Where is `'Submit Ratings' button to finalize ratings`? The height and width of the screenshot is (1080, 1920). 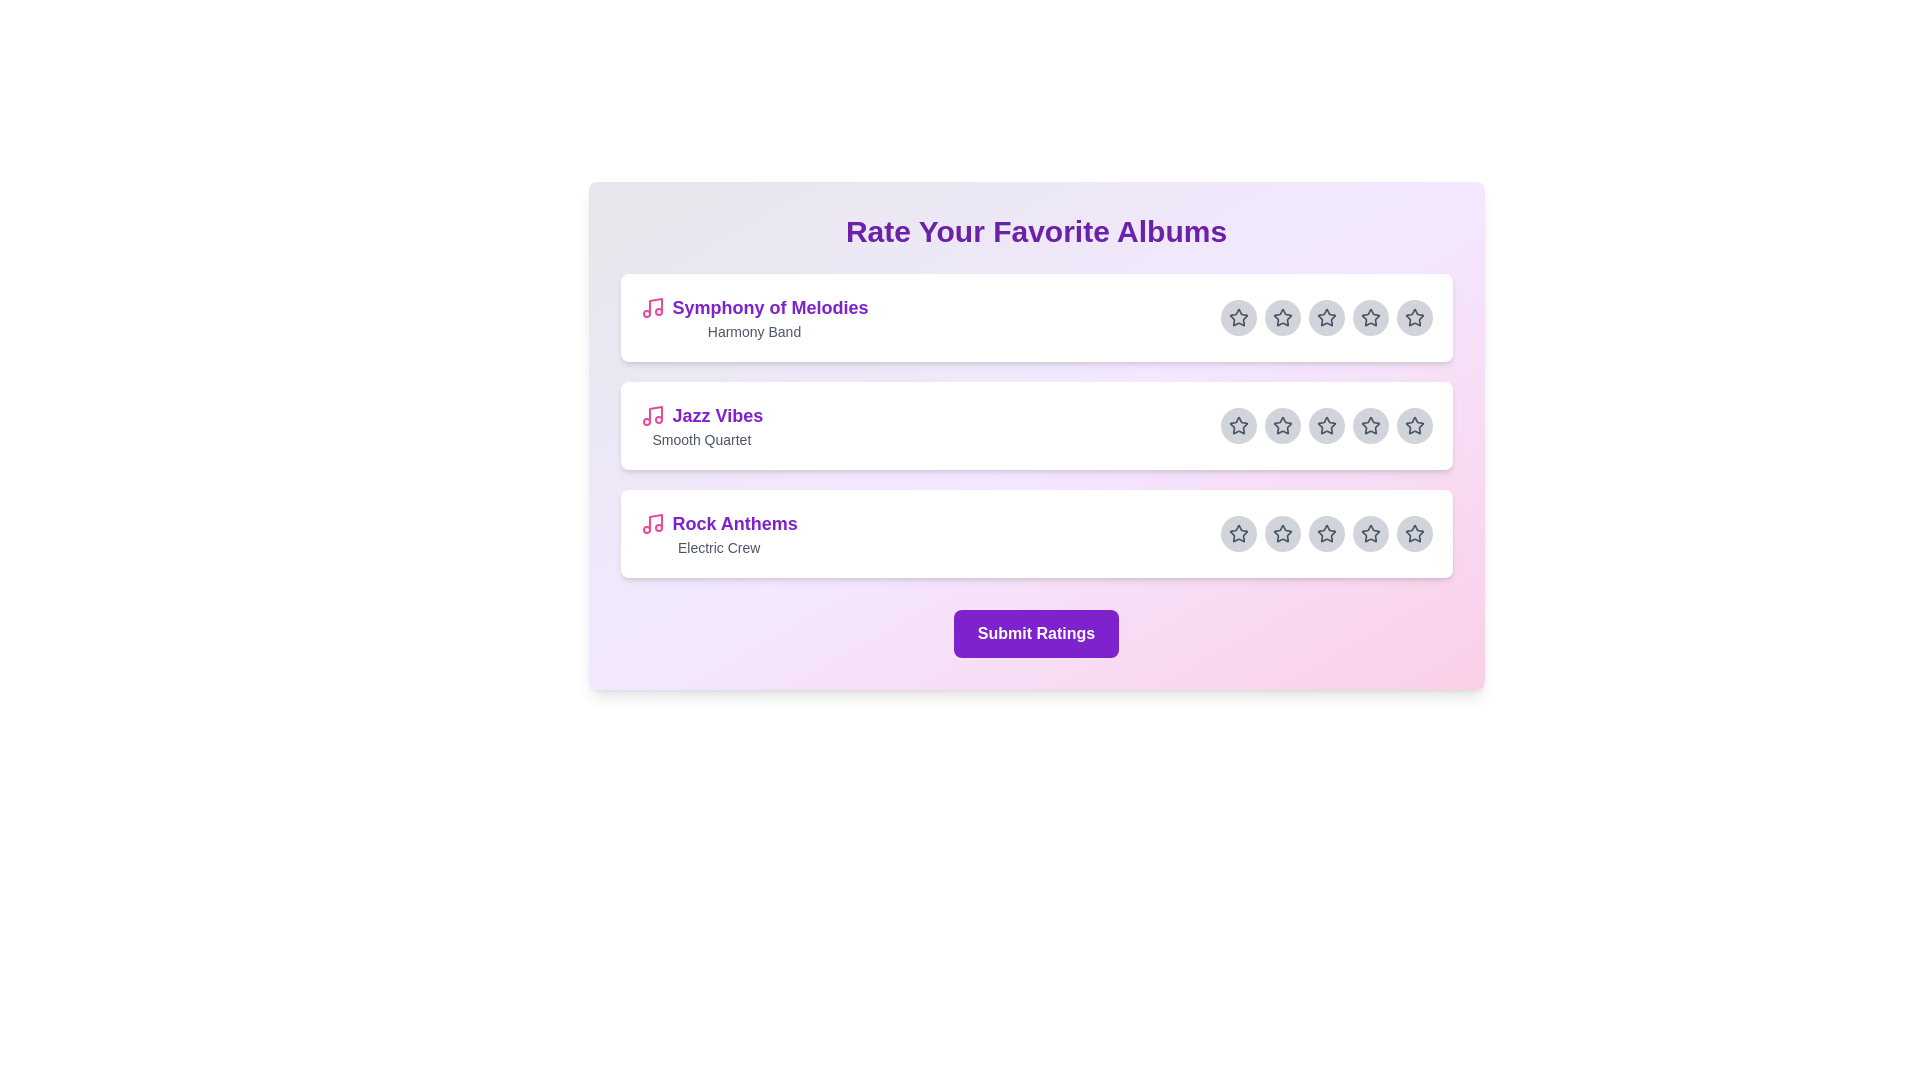 'Submit Ratings' button to finalize ratings is located at coordinates (1036, 633).